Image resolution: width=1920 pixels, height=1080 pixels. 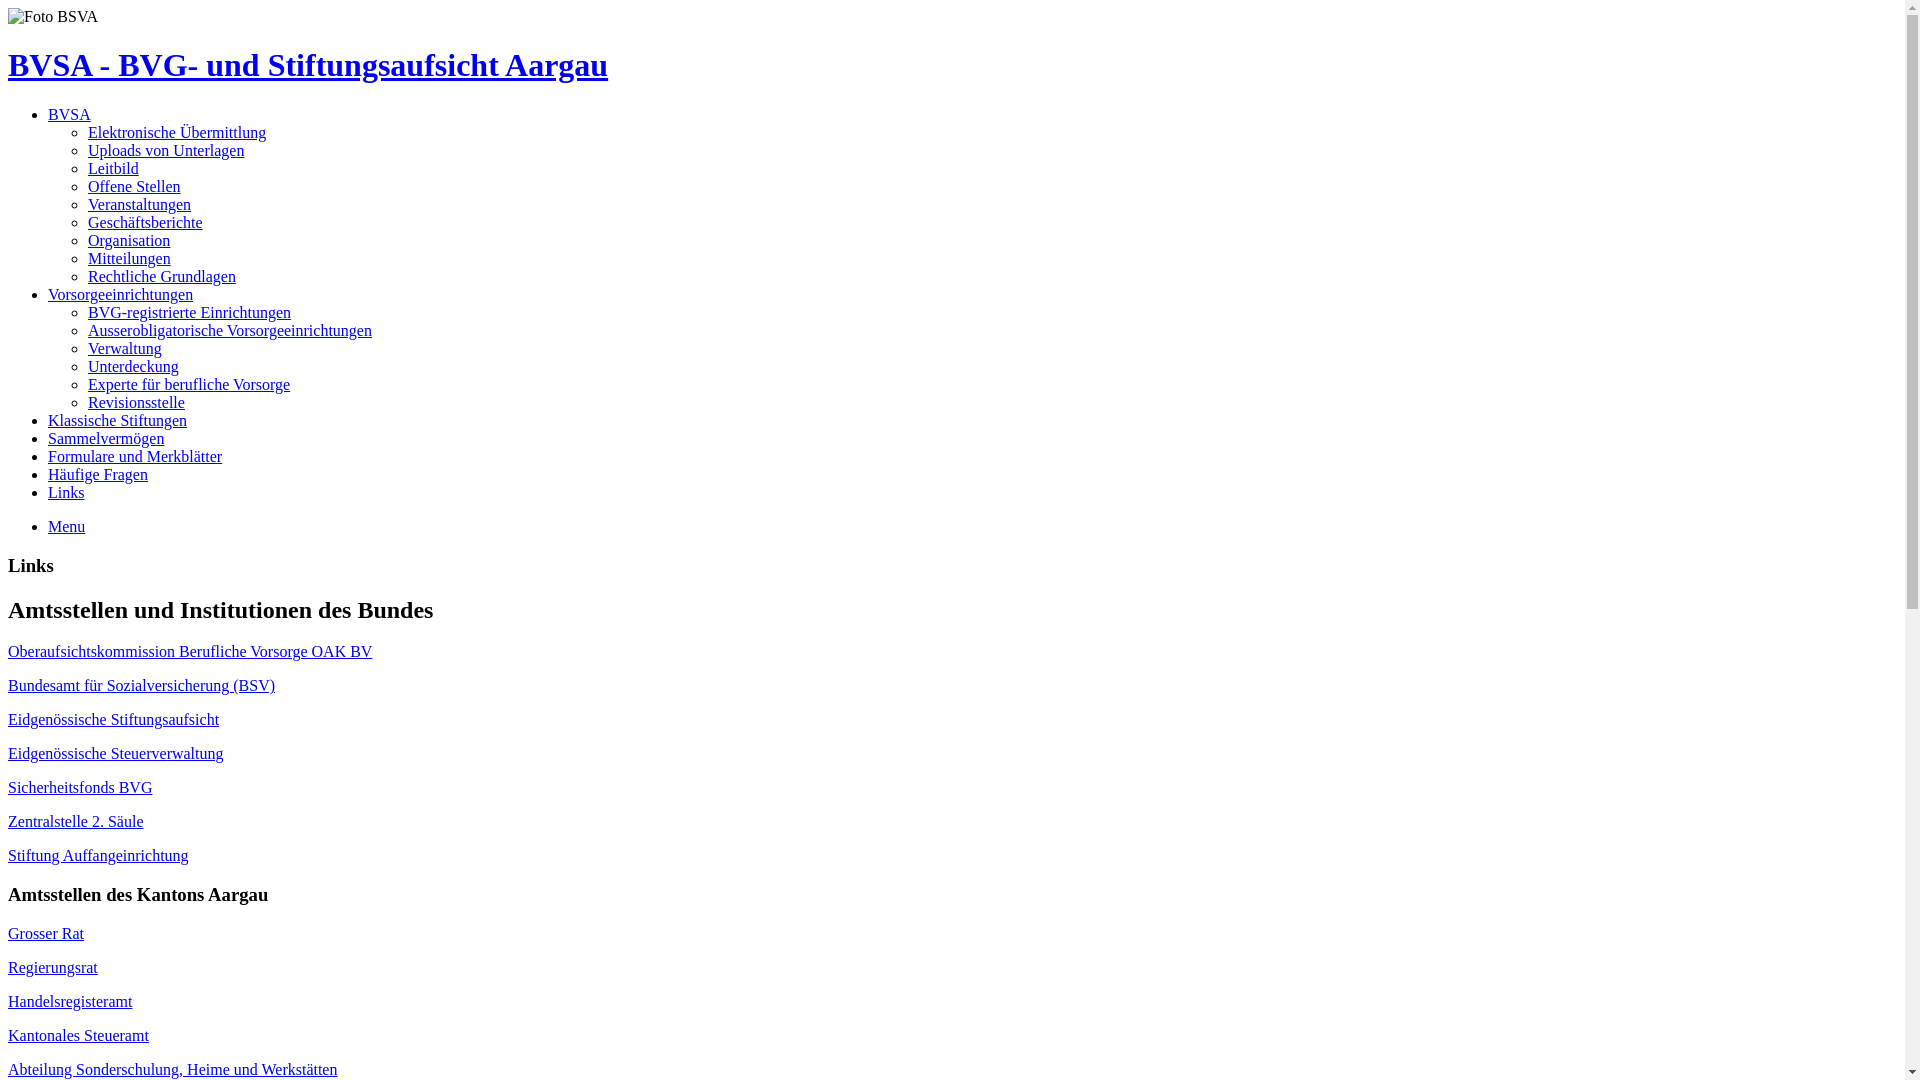 What do you see at coordinates (48, 492) in the screenshot?
I see `'Links'` at bounding box center [48, 492].